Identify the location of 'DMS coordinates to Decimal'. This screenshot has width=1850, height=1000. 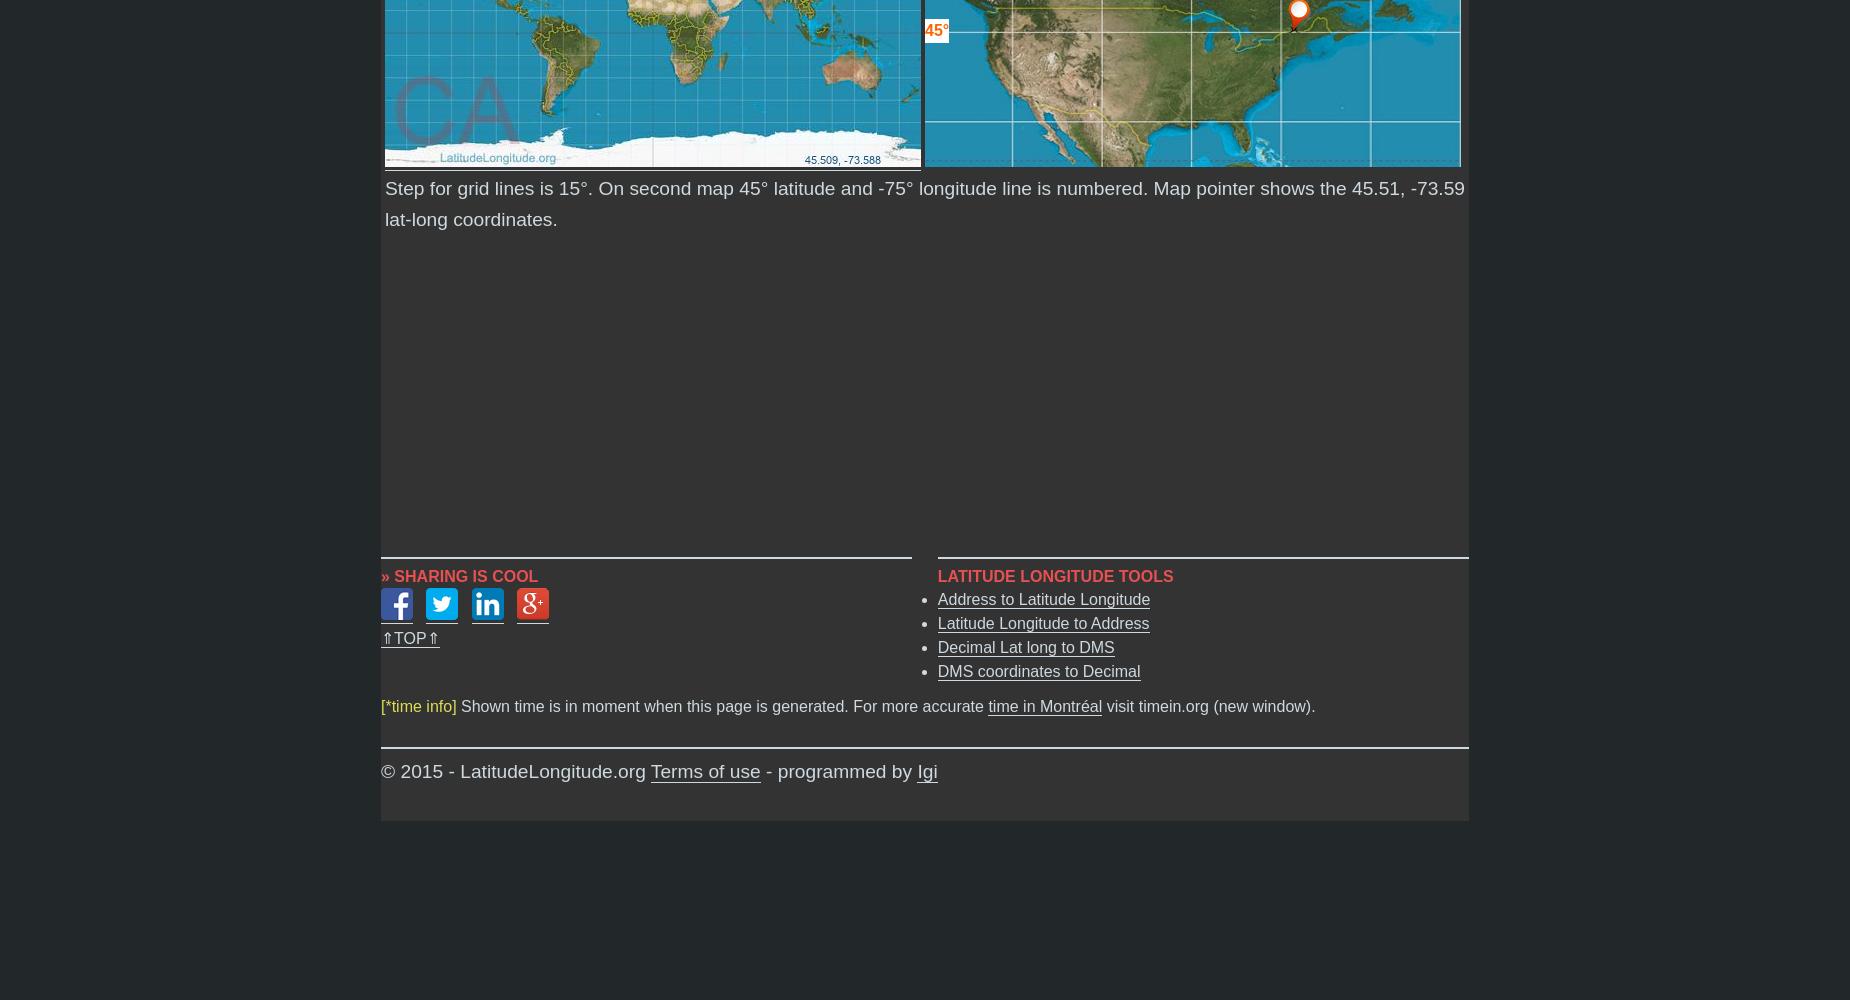
(1037, 670).